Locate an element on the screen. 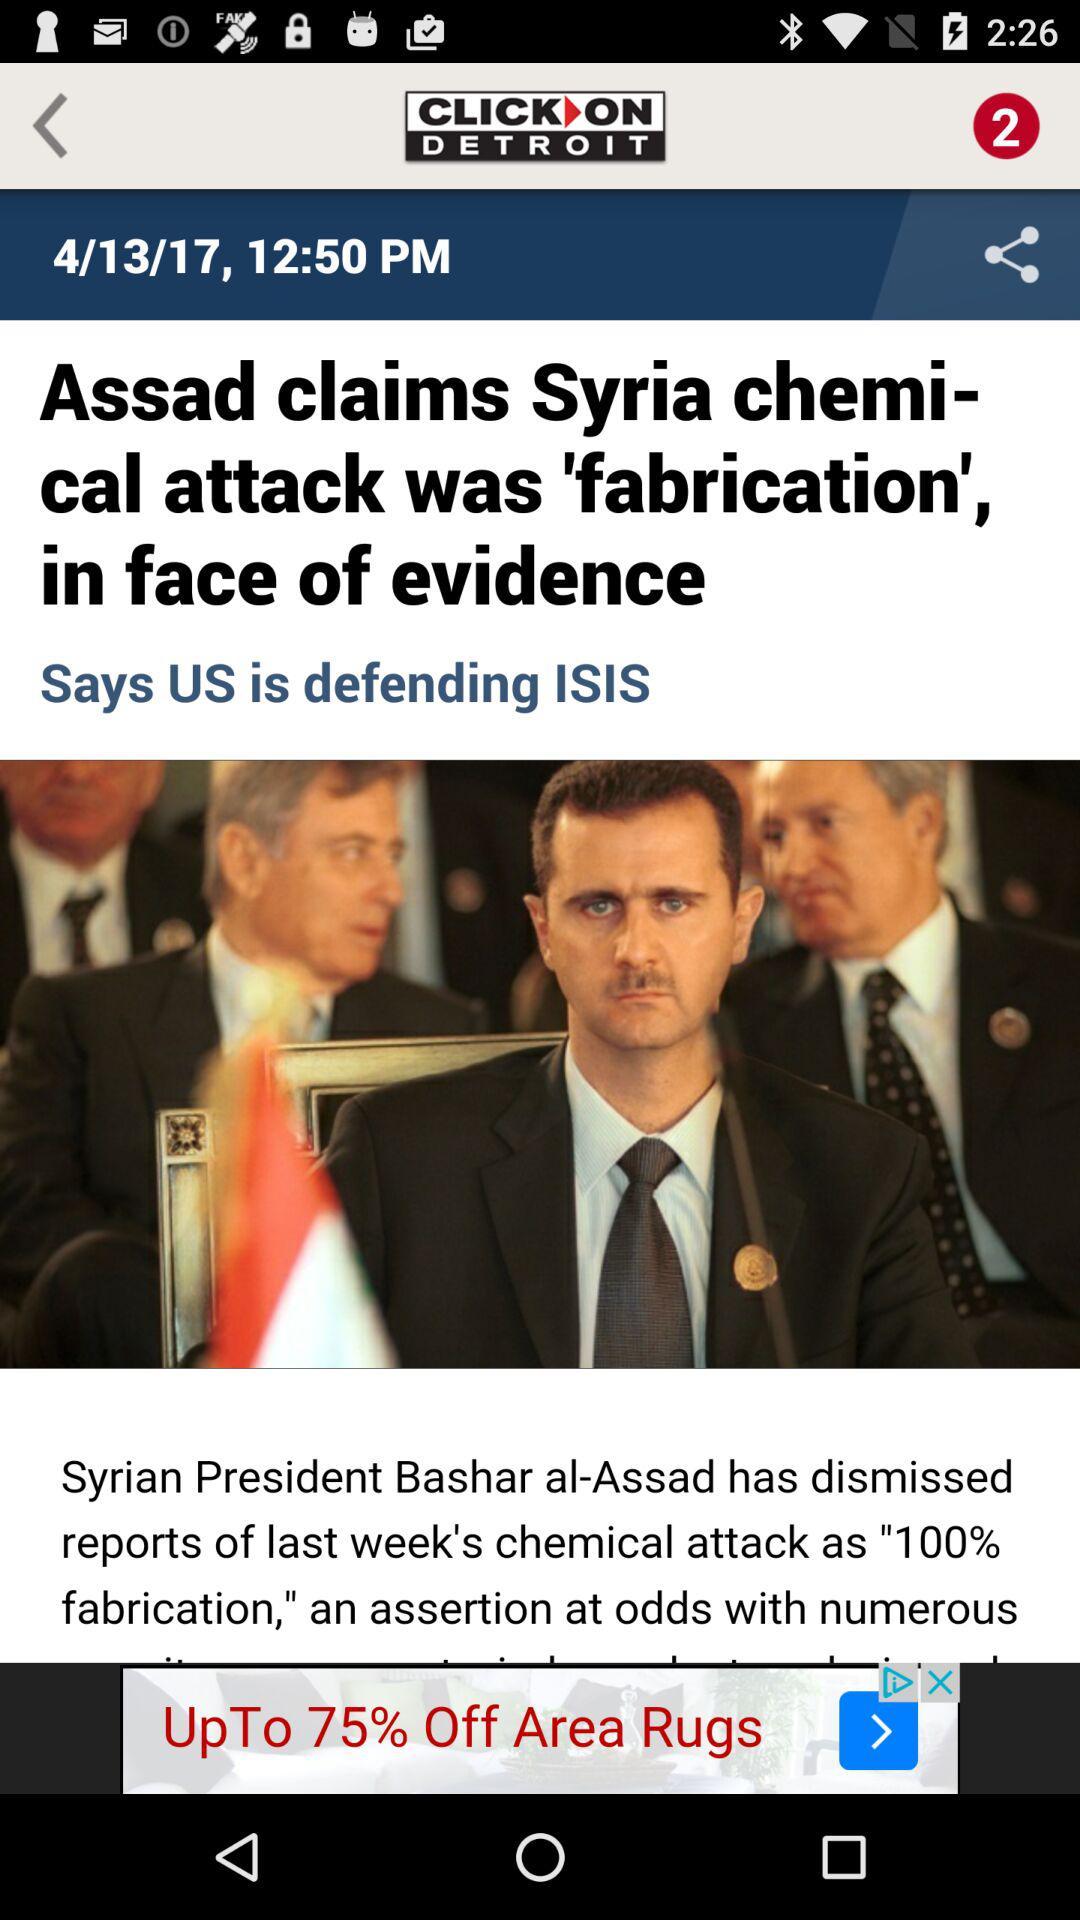 The image size is (1080, 1920). share is located at coordinates (879, 253).